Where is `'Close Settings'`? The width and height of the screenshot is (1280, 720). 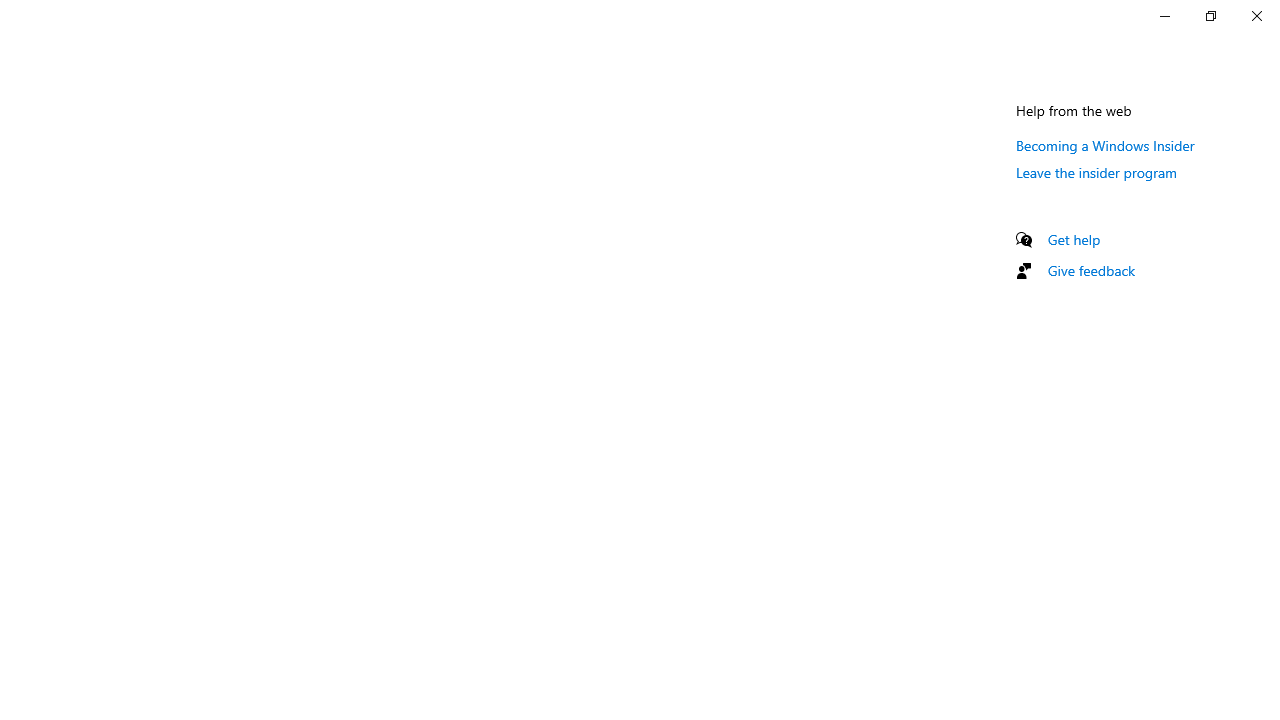 'Close Settings' is located at coordinates (1255, 15).